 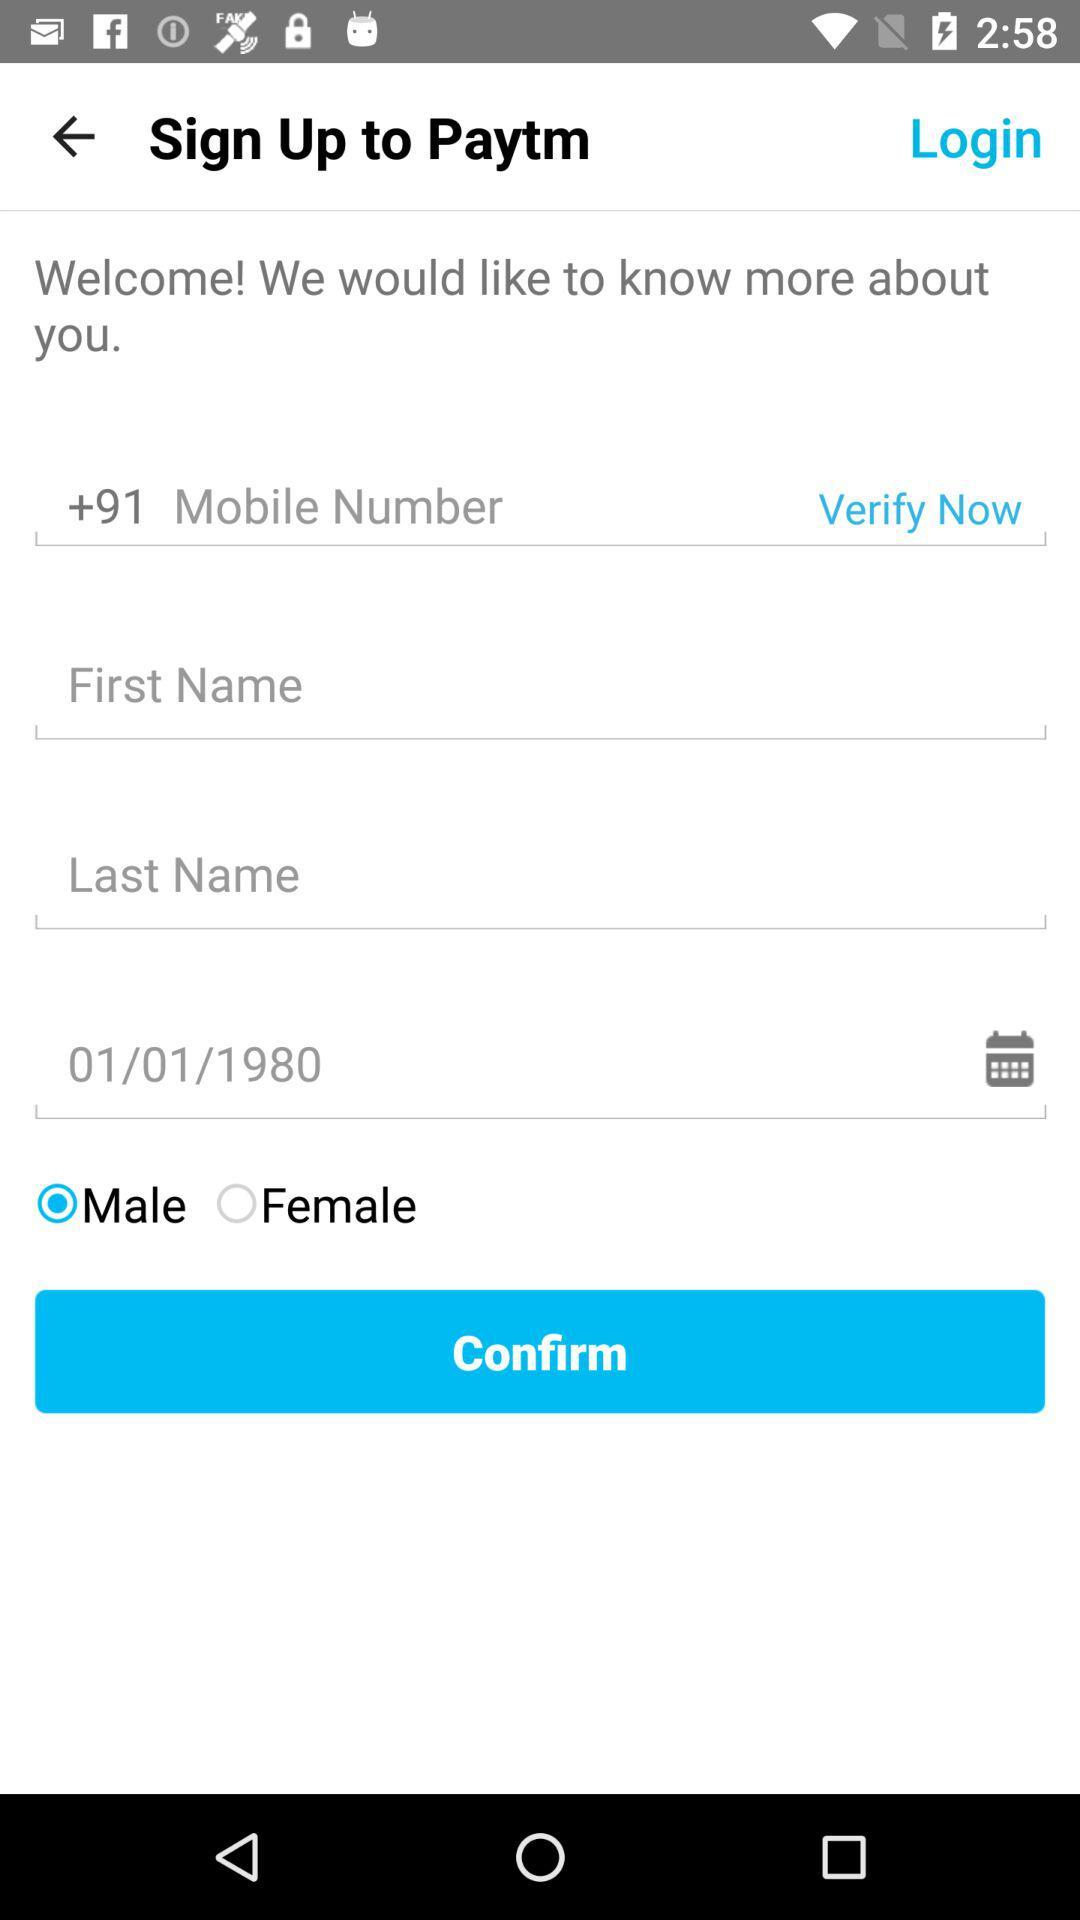 I want to click on the item above the confirm, so click(x=110, y=1202).